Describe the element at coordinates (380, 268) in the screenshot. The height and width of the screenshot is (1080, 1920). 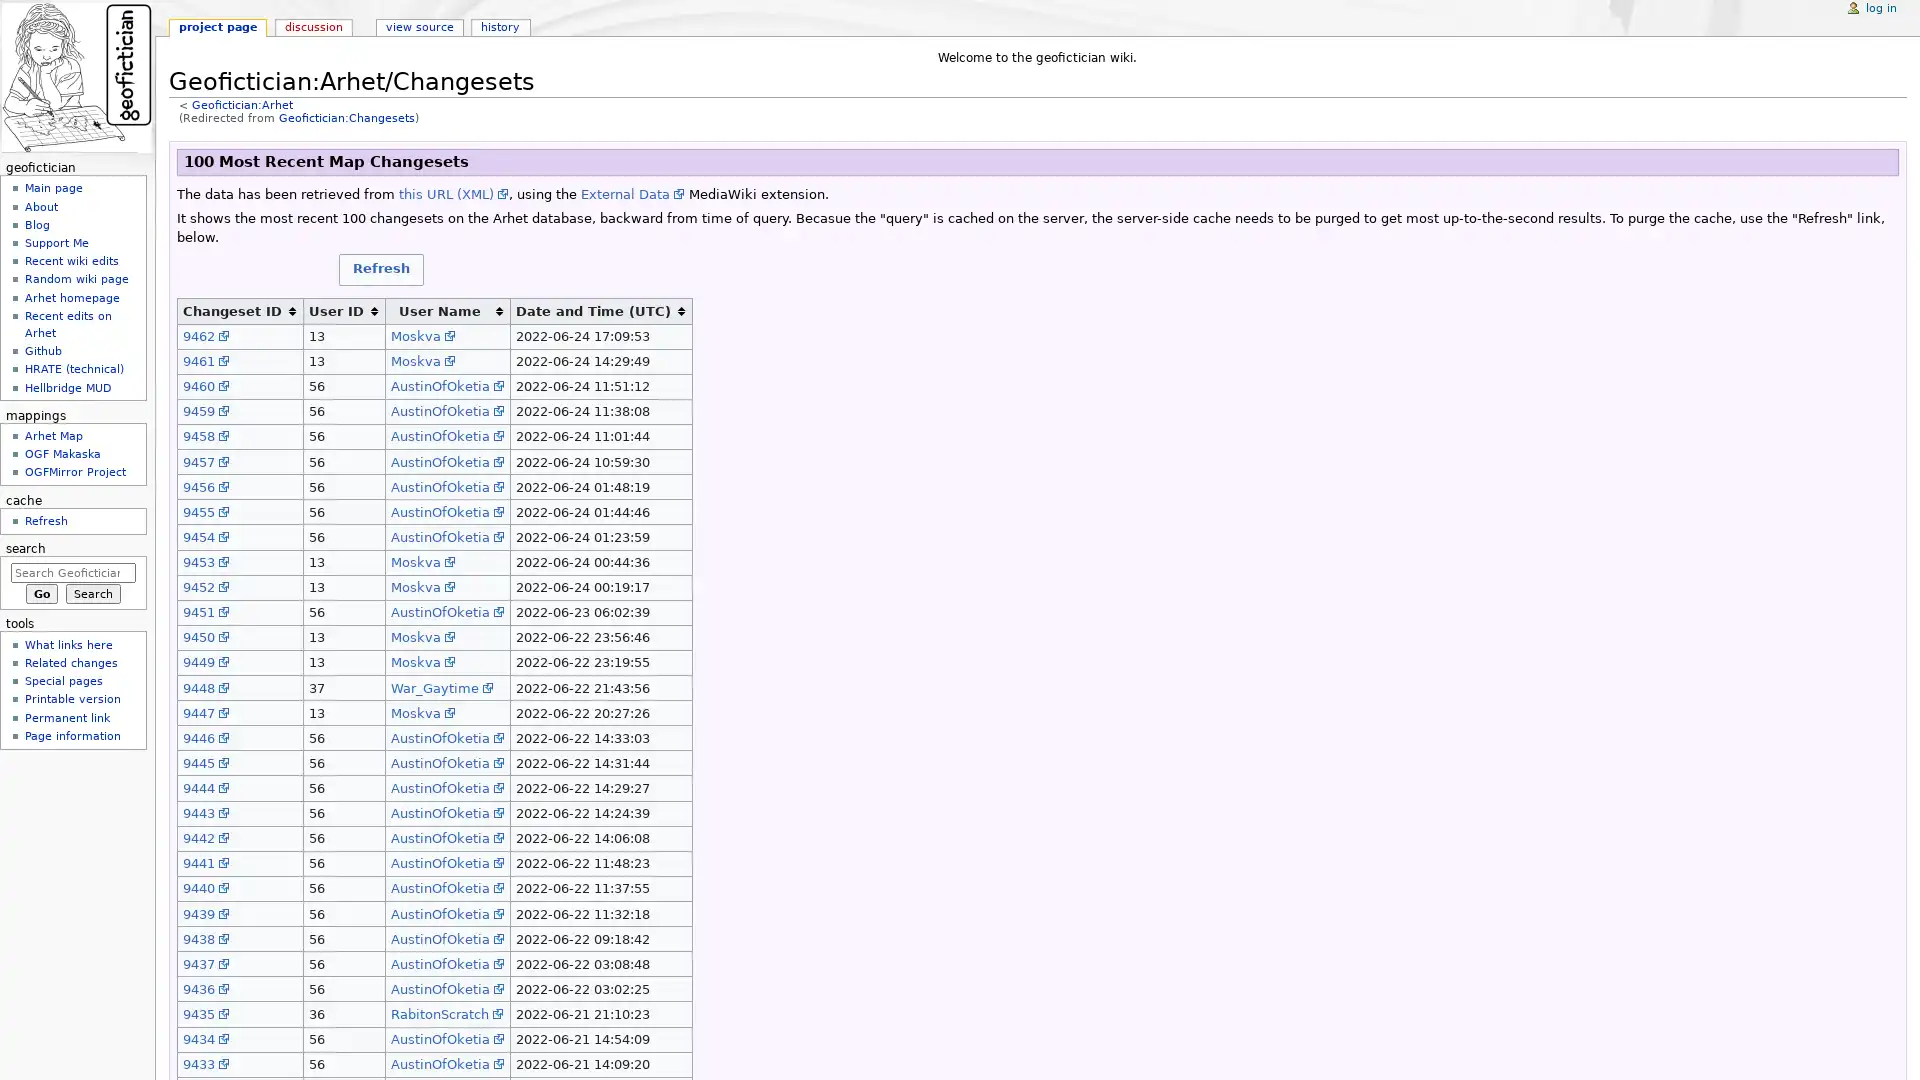
I see `Refresh` at that location.